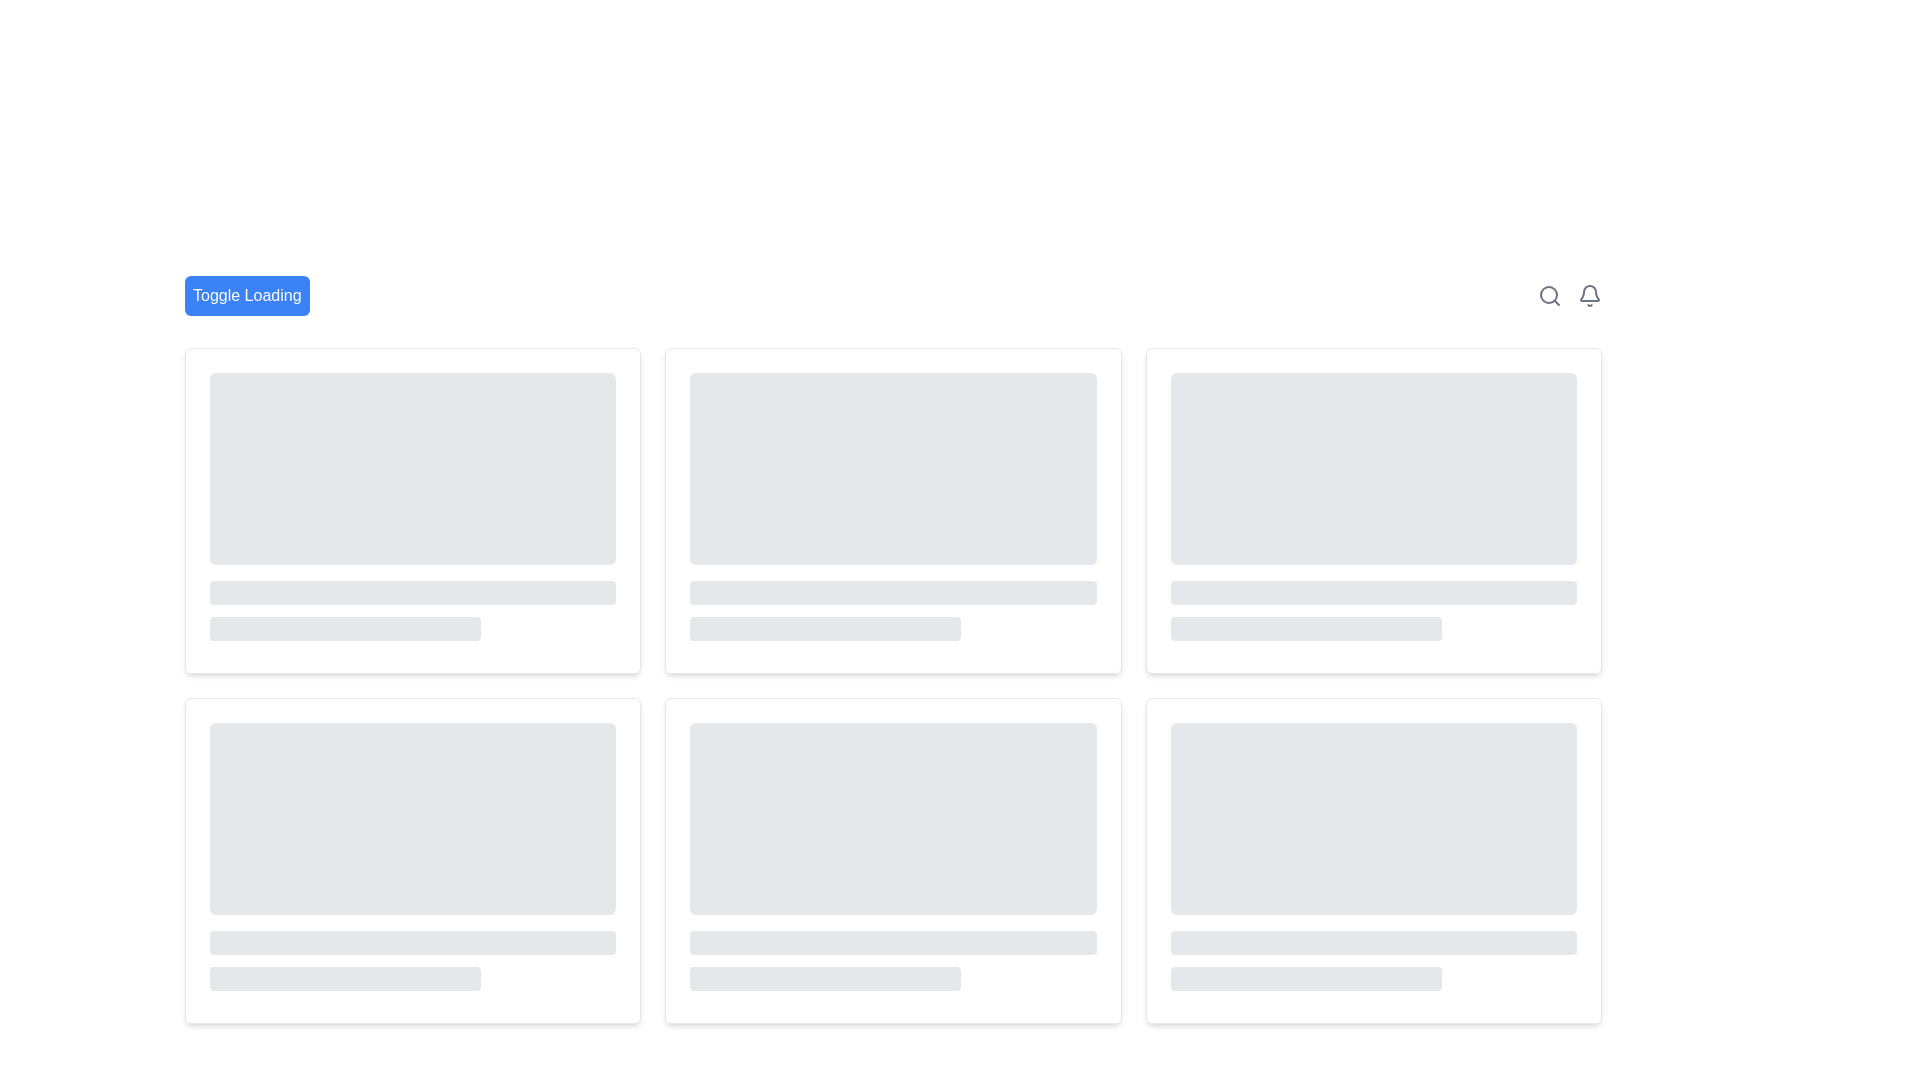 The height and width of the screenshot is (1080, 1920). I want to click on Placeholder card located at the bottom-left corner of the grid layout, specifically the fourth card in a sequence of six, for debugging purposes, so click(412, 859).